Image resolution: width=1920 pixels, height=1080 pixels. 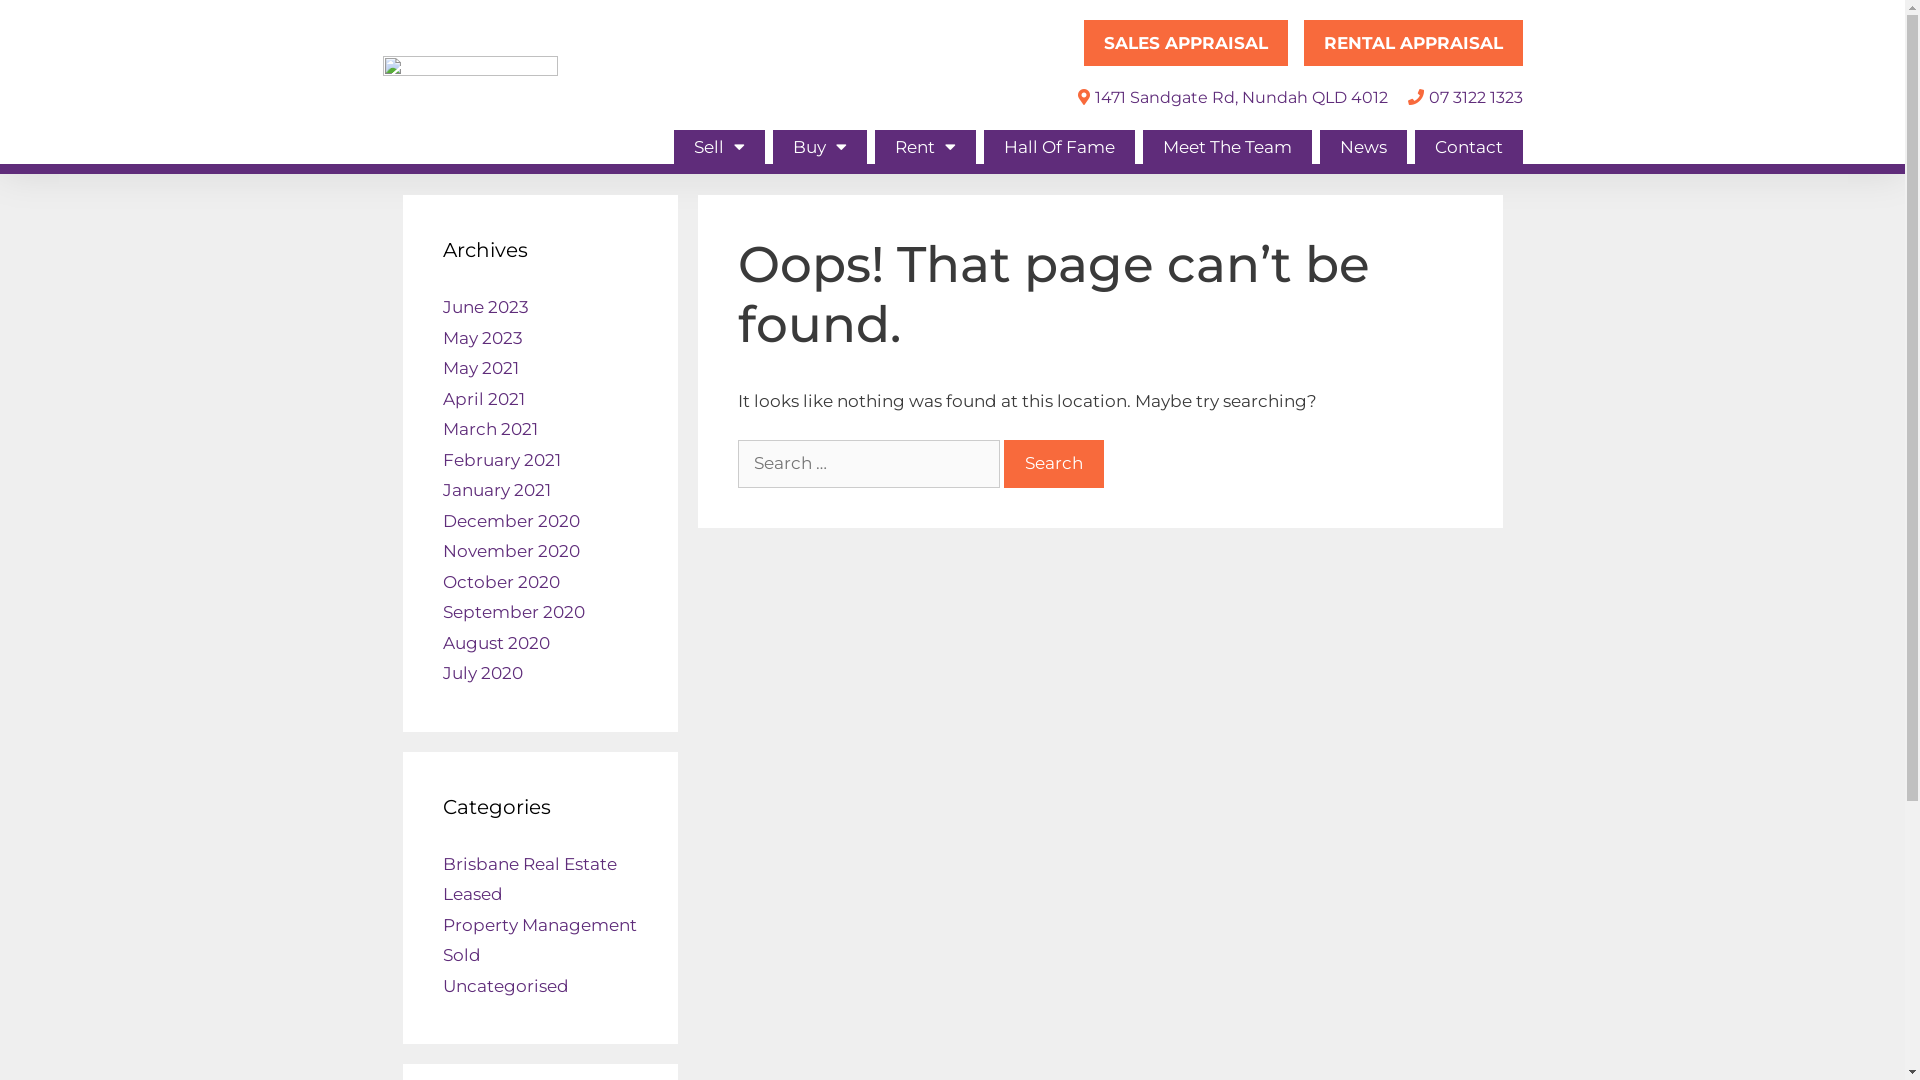 I want to click on 'Search', so click(x=1003, y=463).